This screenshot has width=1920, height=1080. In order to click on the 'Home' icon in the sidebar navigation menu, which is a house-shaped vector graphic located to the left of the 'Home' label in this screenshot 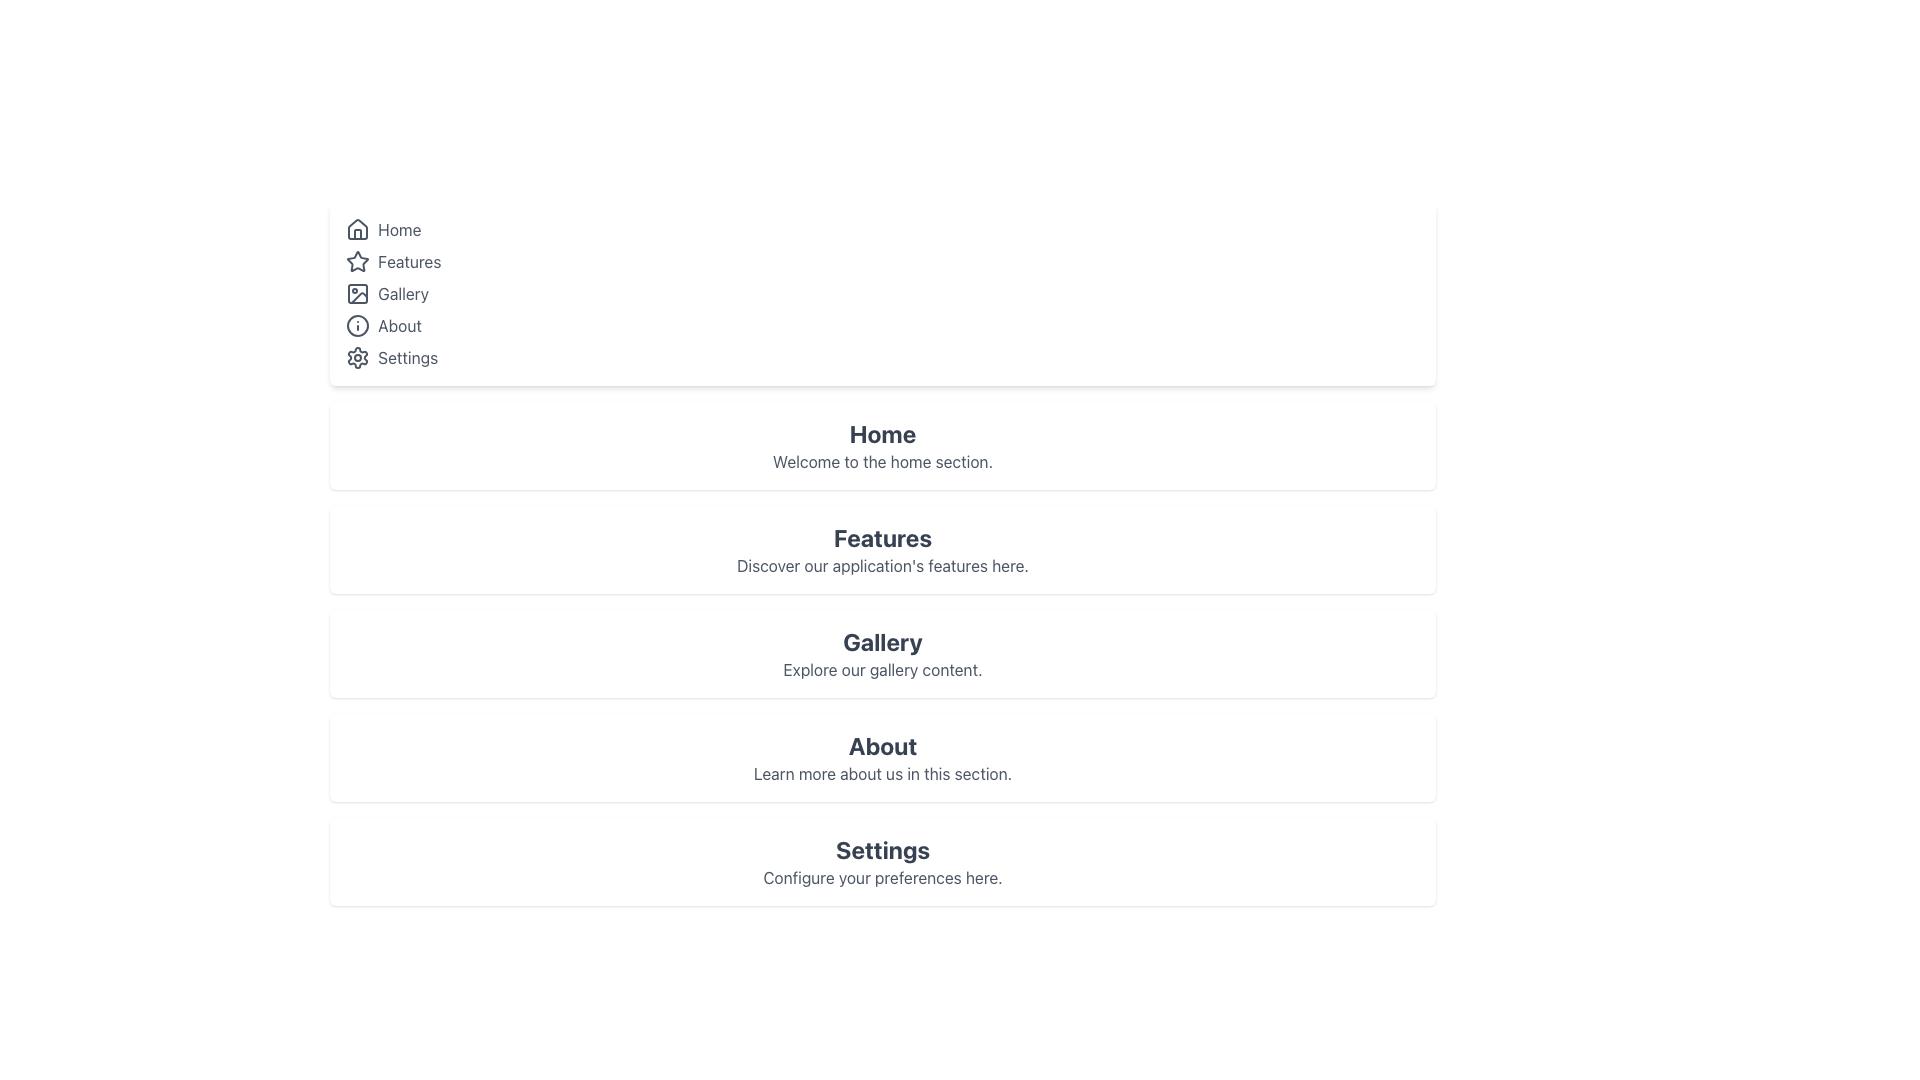, I will do `click(358, 228)`.